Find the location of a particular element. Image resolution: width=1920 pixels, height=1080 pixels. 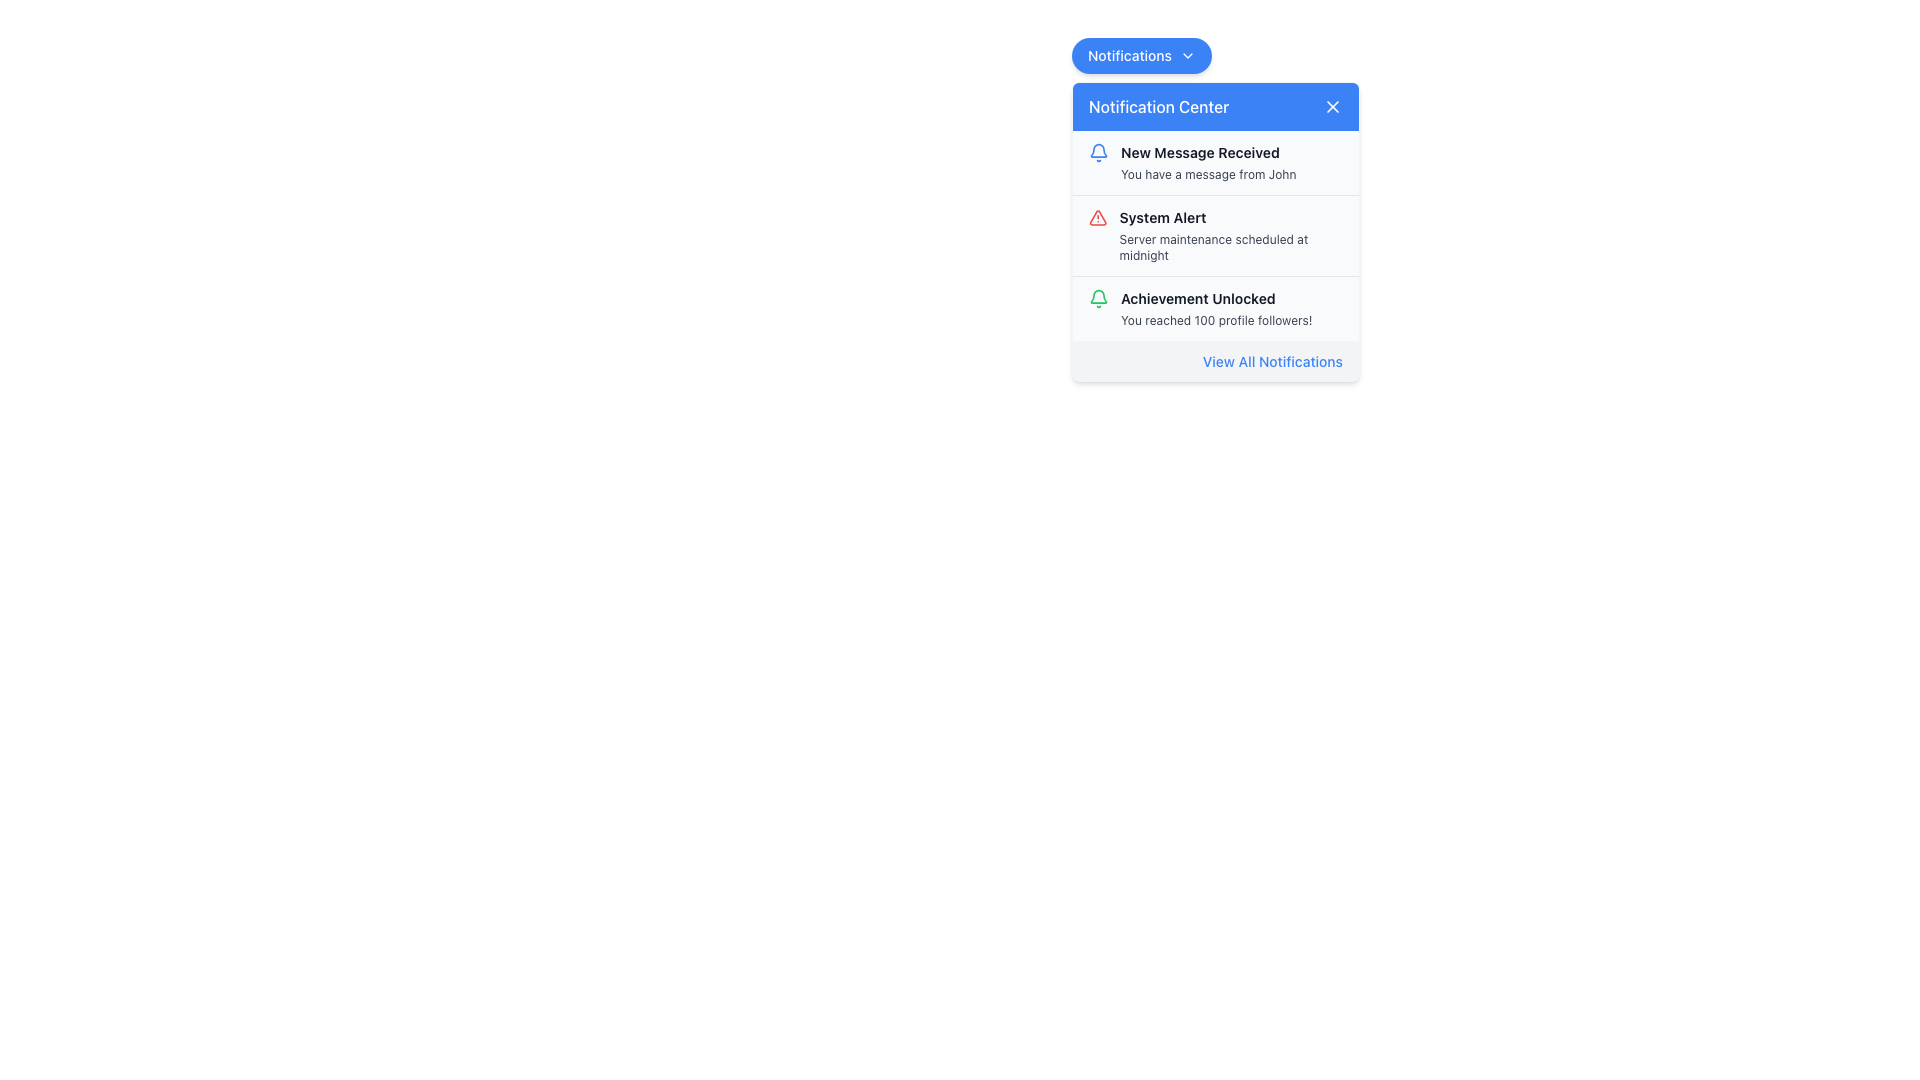

the Notification icon represented by a bell, located in the top-left corner of the first item in the list of notifications, just above 'System Alert' is located at coordinates (1098, 152).